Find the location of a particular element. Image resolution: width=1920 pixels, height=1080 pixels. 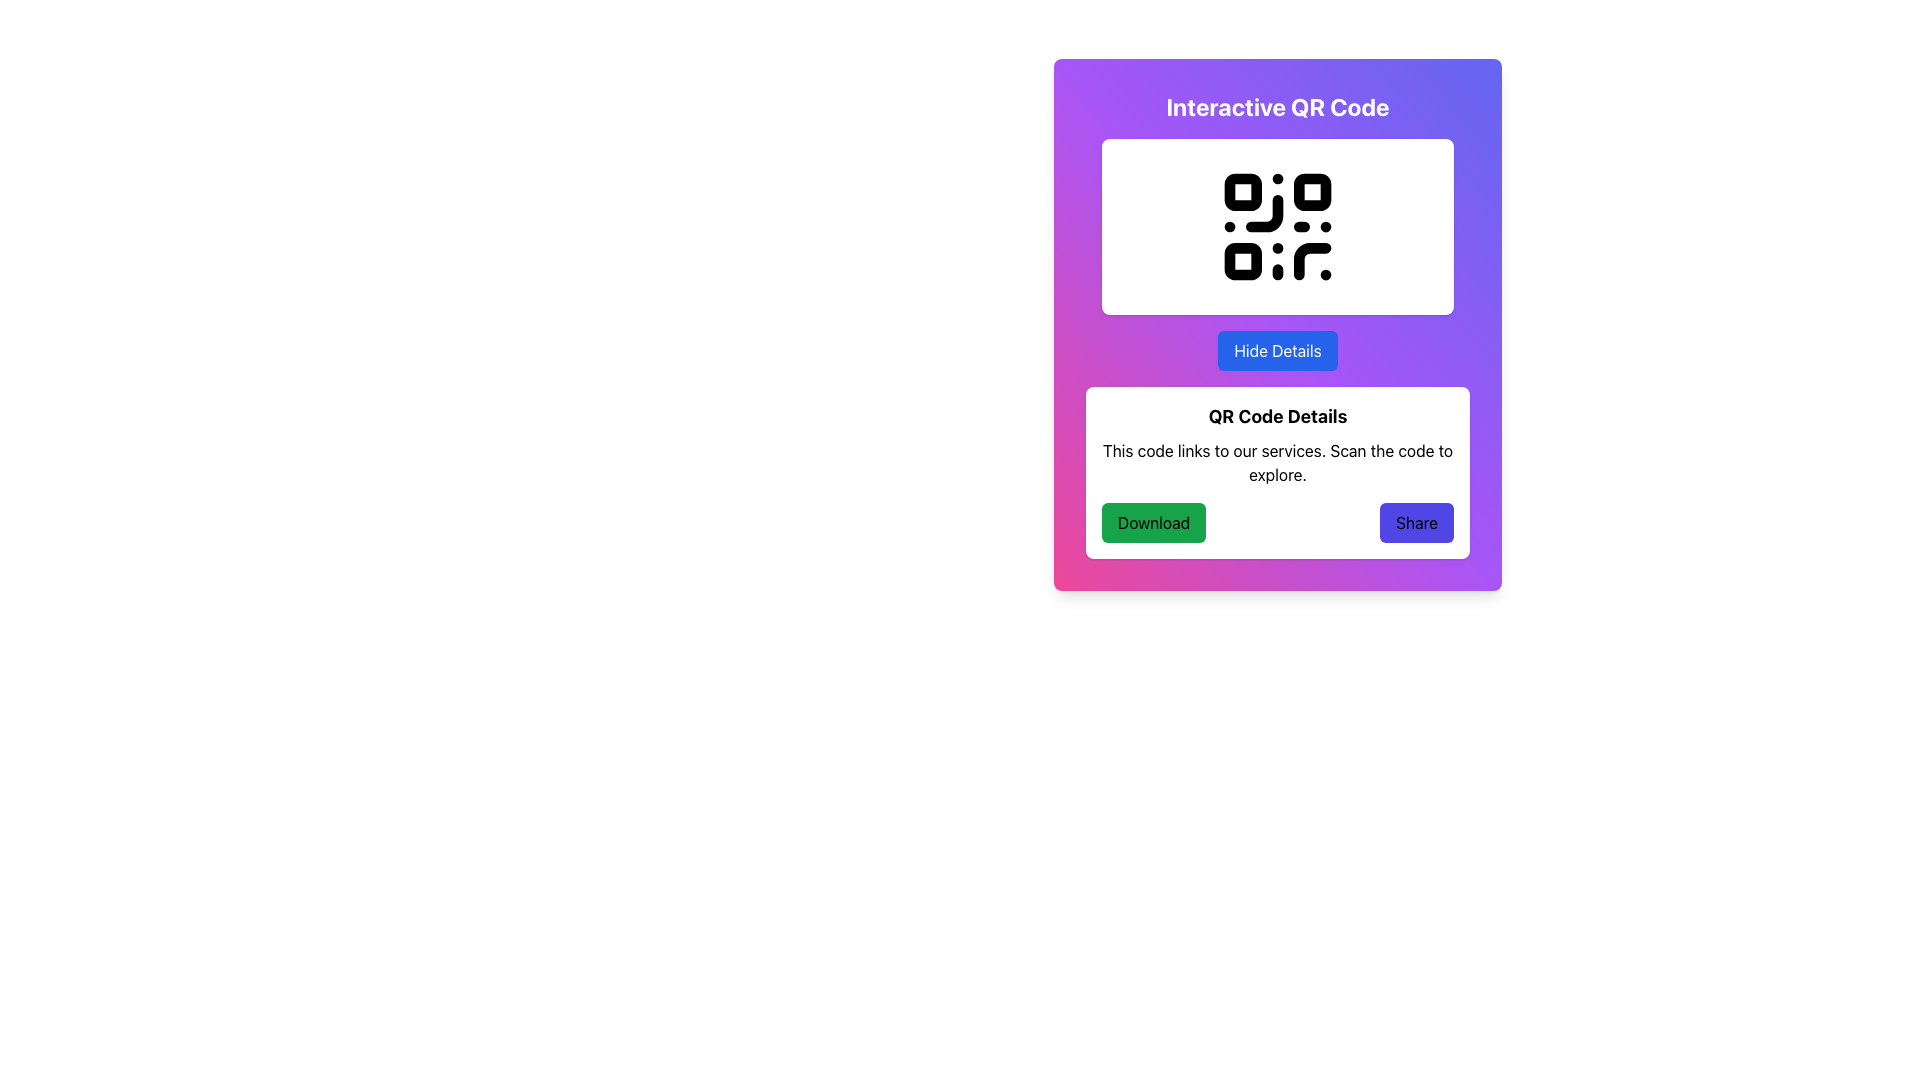

the small black square component that resembles part of a QR code structure, located in the bottom-left quadrant of the QR code is located at coordinates (1242, 260).